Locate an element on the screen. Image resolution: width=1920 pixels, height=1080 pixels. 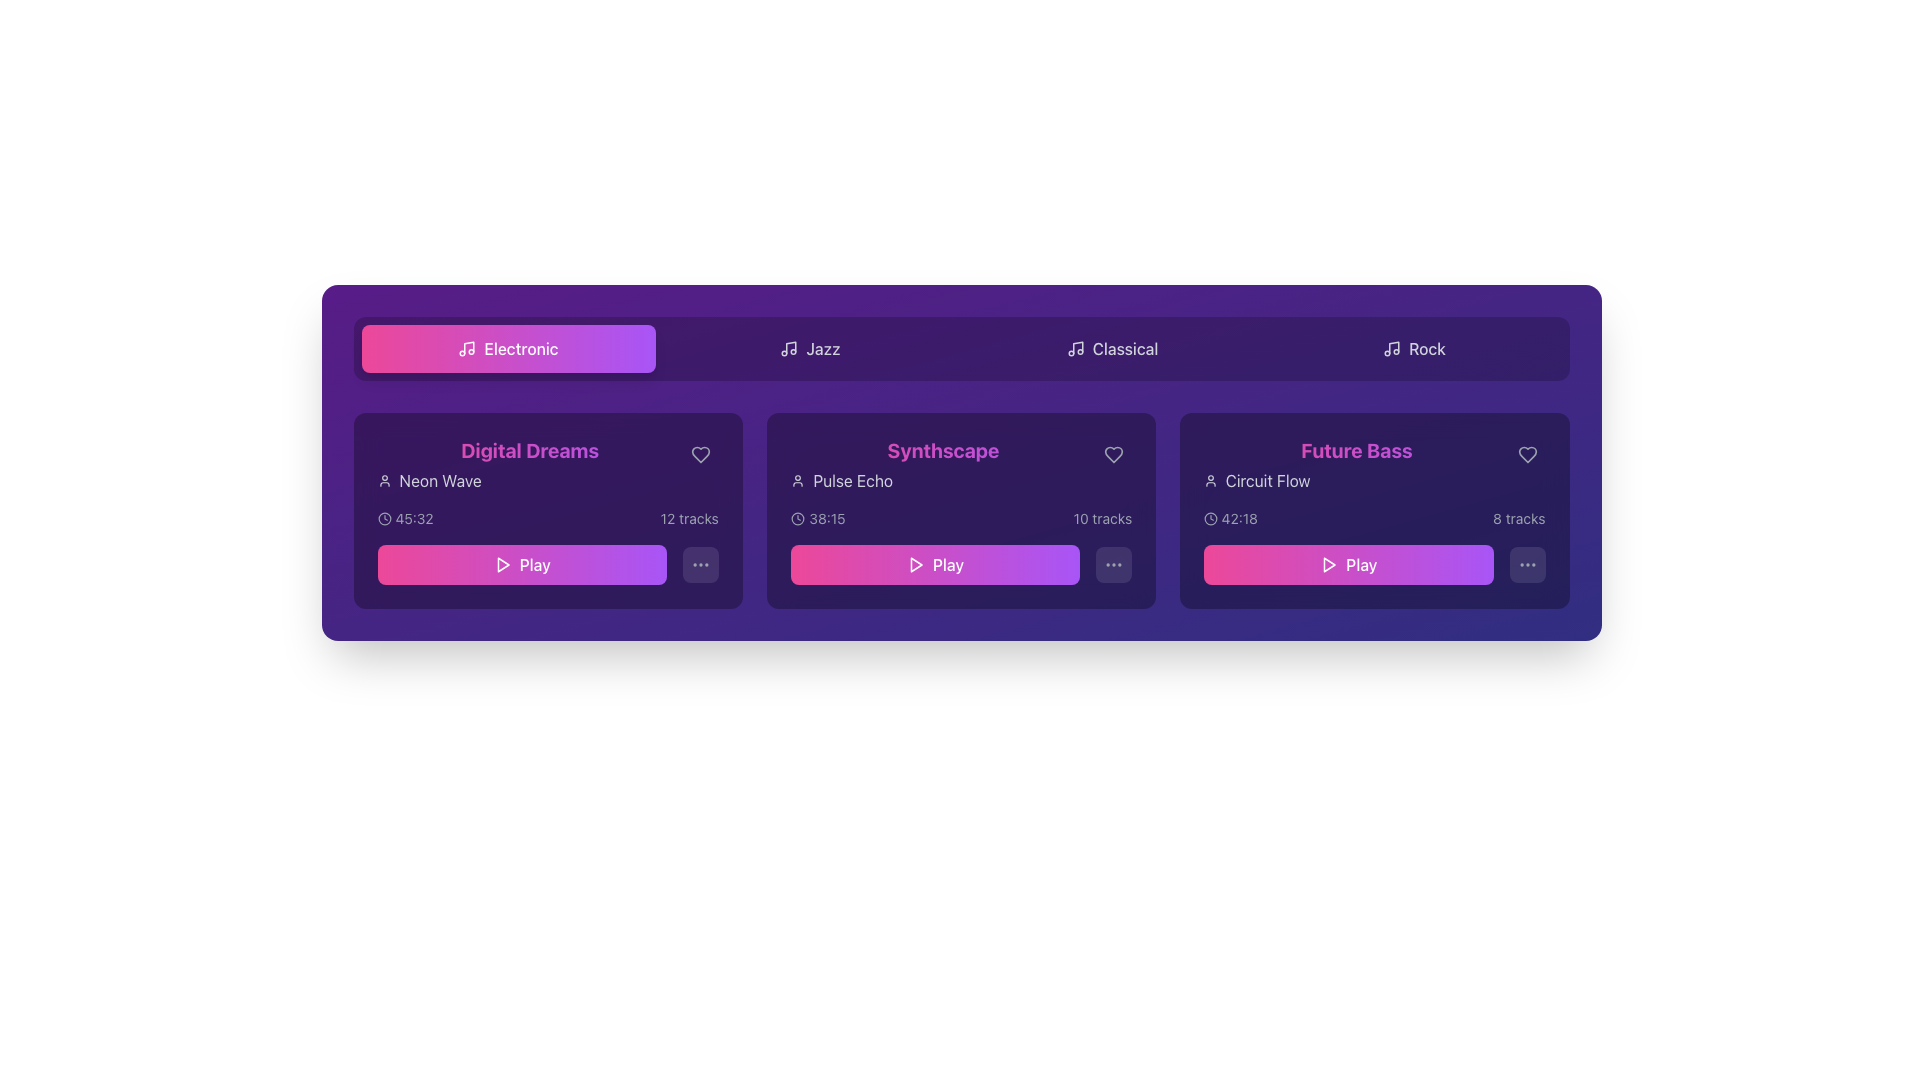
the rectangular button with rounded corners, styled with a gradient background from pink to purple, containing a white play icon and the text 'Play' is located at coordinates (522, 564).